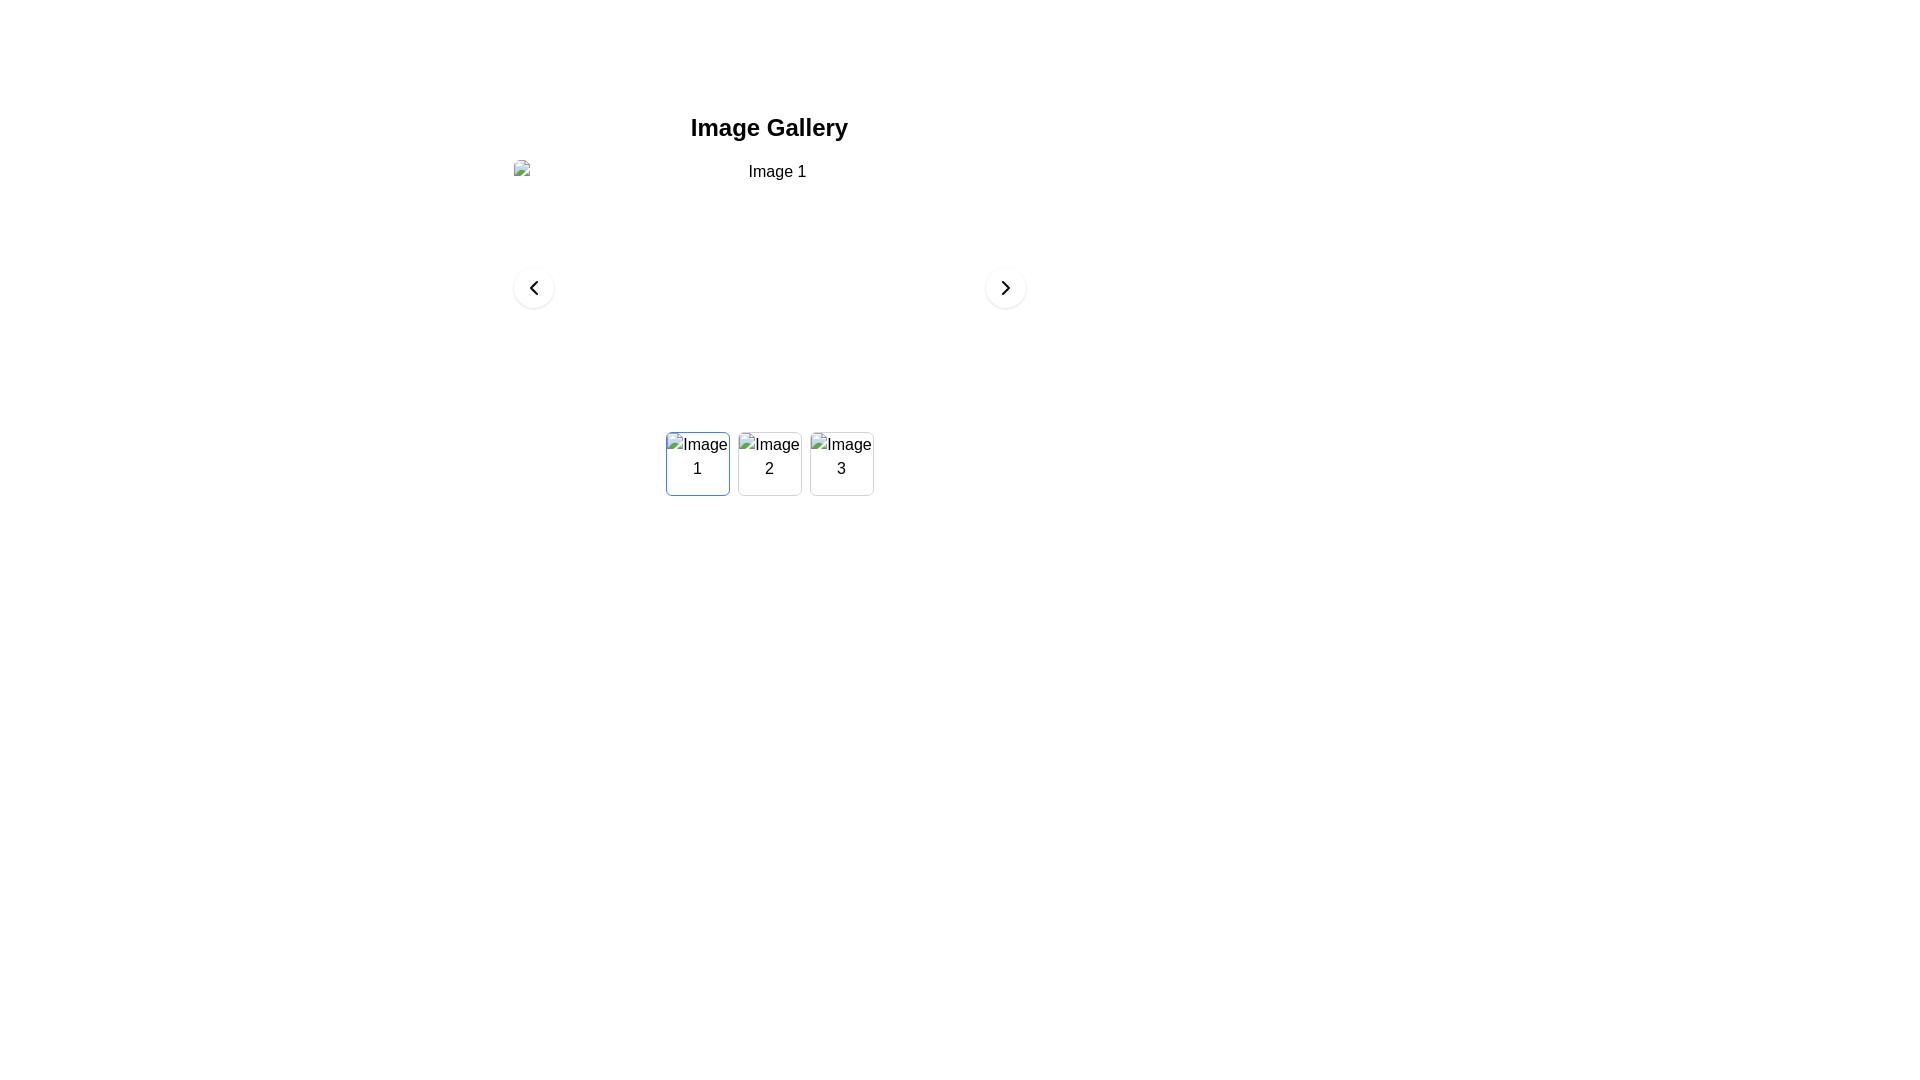 This screenshot has height=1080, width=1920. I want to click on the rightward-pointing chevron icon inside the circular button with a white background, so click(1005, 288).